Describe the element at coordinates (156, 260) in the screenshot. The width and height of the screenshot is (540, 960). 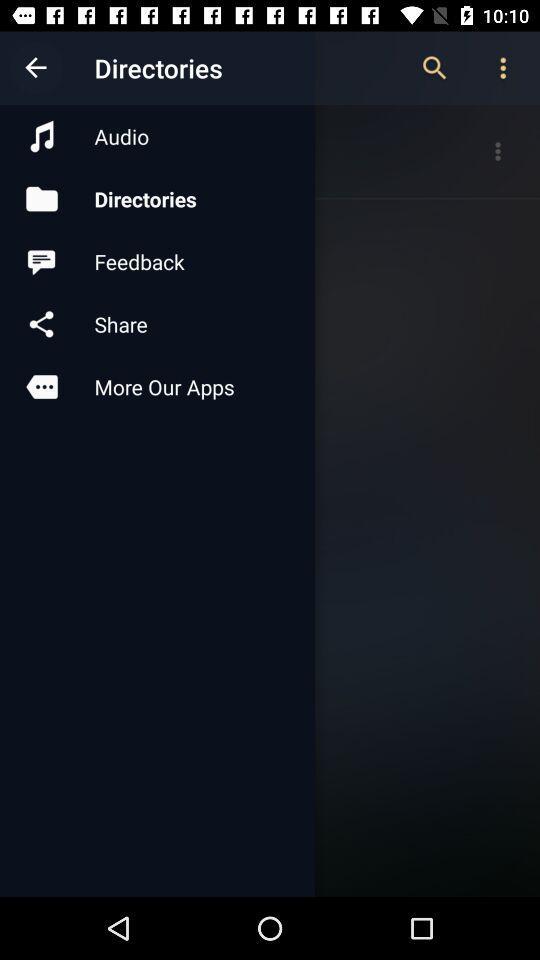
I see `feedback icon` at that location.